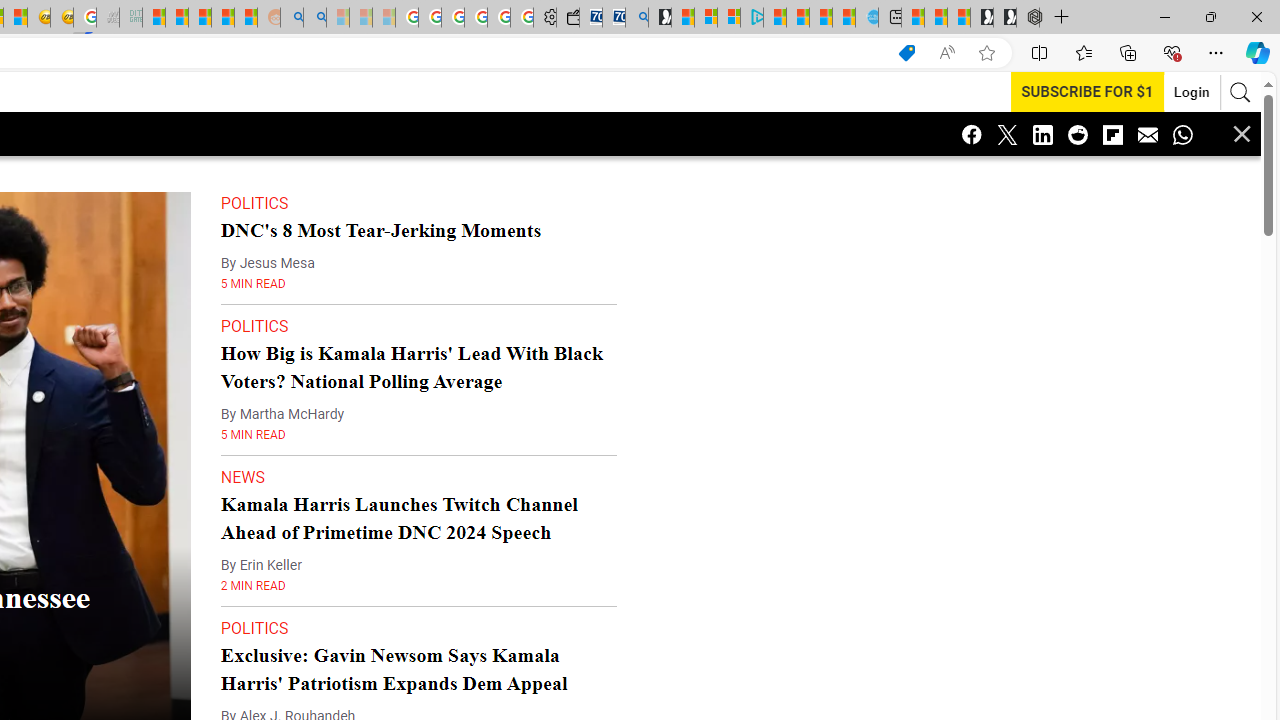 The image size is (1280, 720). Describe the element at coordinates (1007, 133) in the screenshot. I see `'Class: icon-twitter'` at that location.